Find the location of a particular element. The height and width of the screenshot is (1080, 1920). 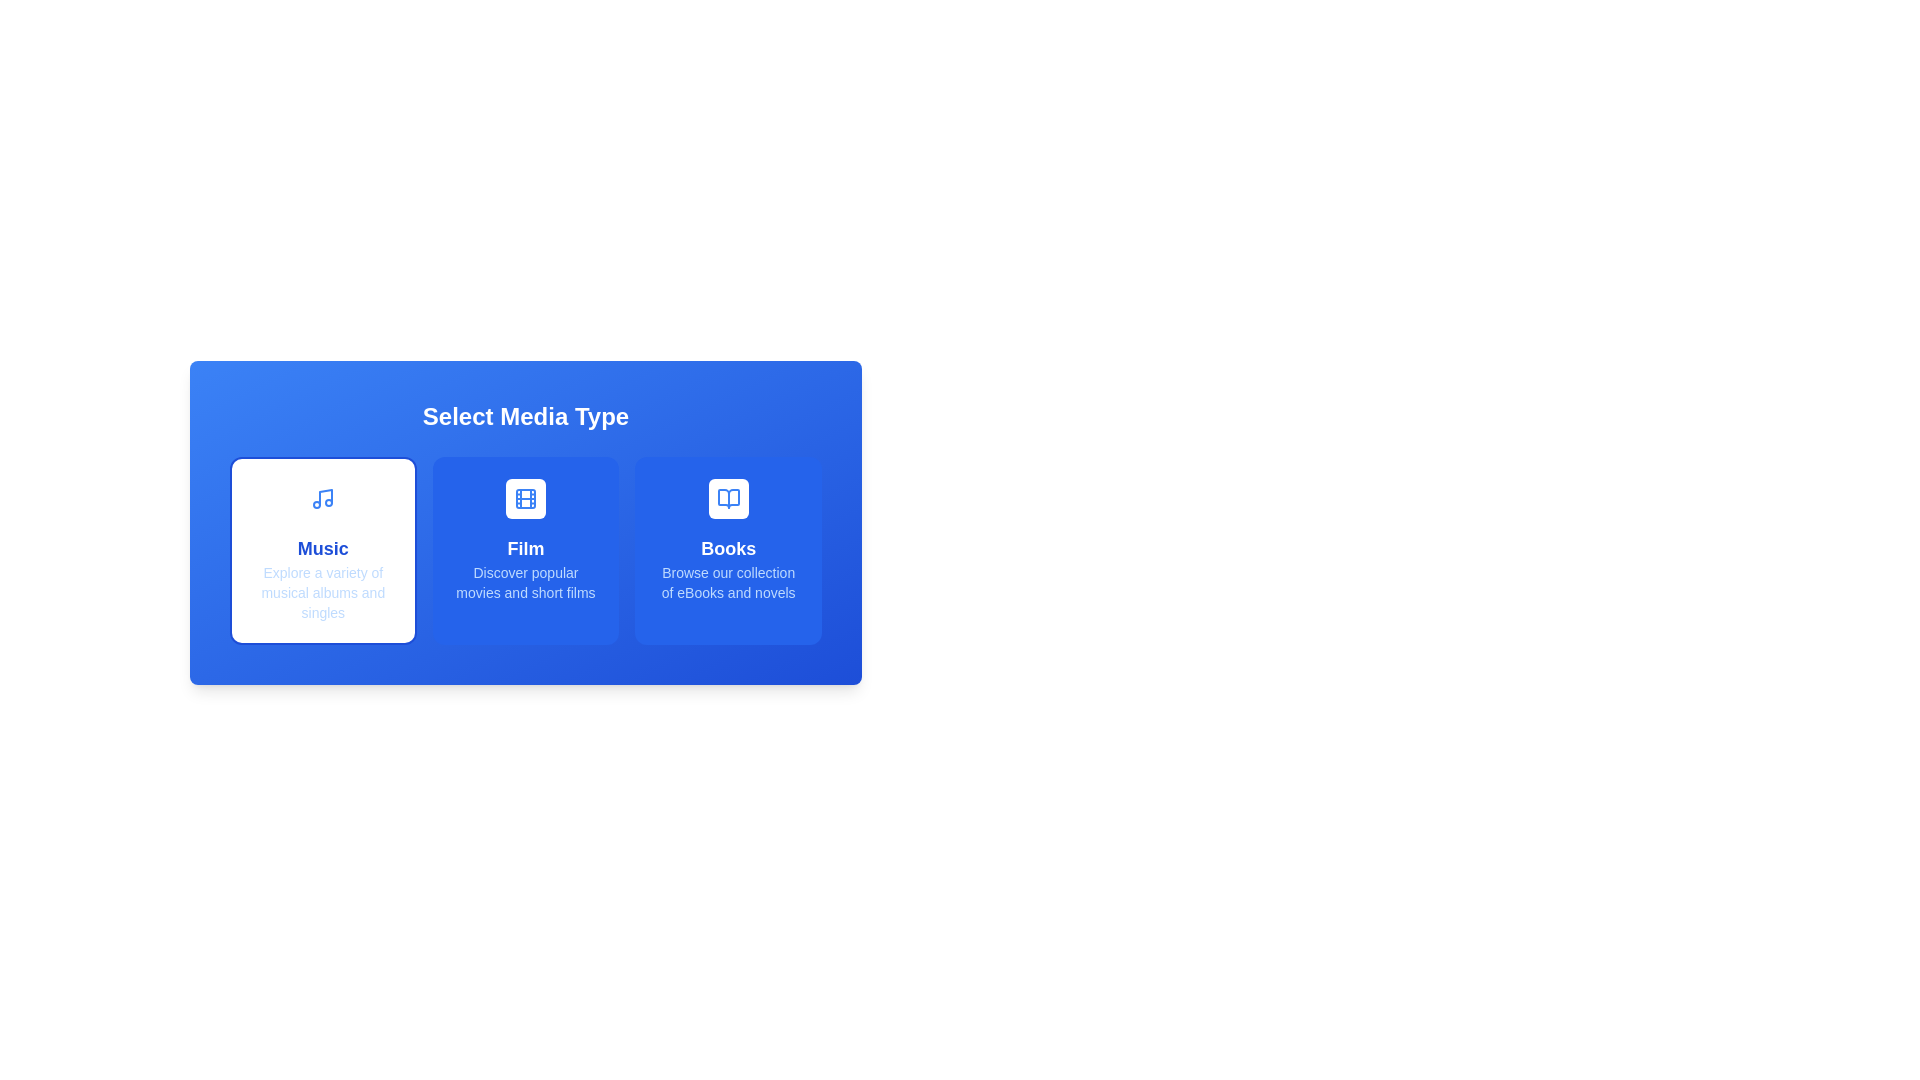

the card component with a blue background and white text titled 'Books', which is the third card in a row of three within the grid is located at coordinates (727, 551).